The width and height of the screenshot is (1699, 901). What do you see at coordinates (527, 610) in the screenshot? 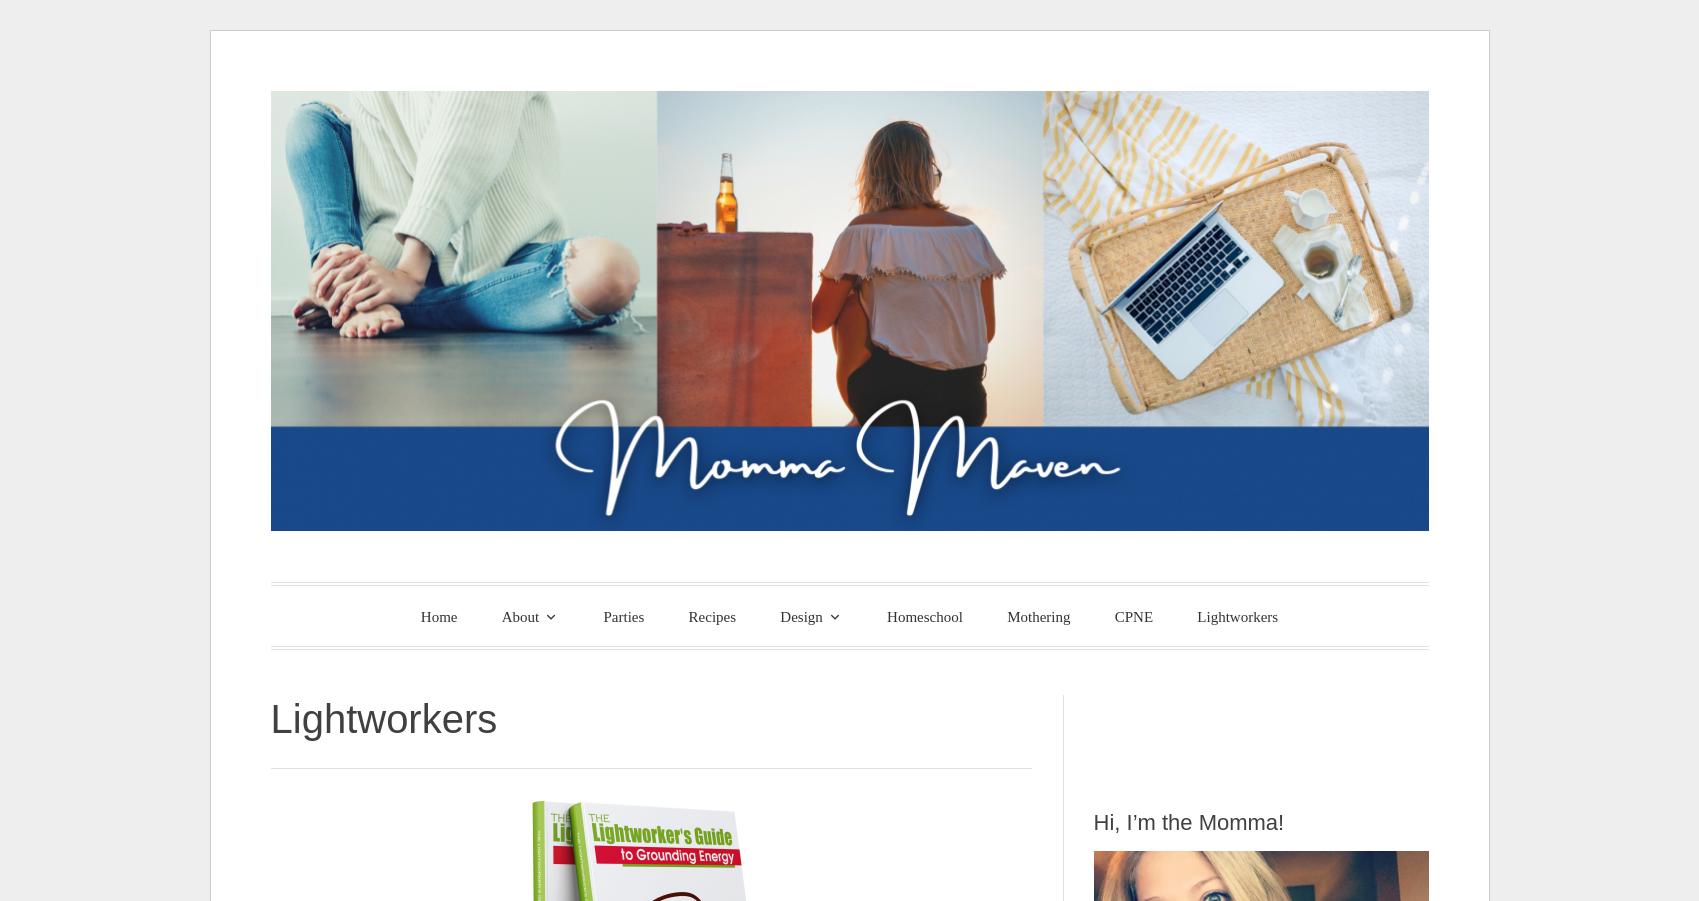
I see `'Momma Maven'` at bounding box center [527, 610].